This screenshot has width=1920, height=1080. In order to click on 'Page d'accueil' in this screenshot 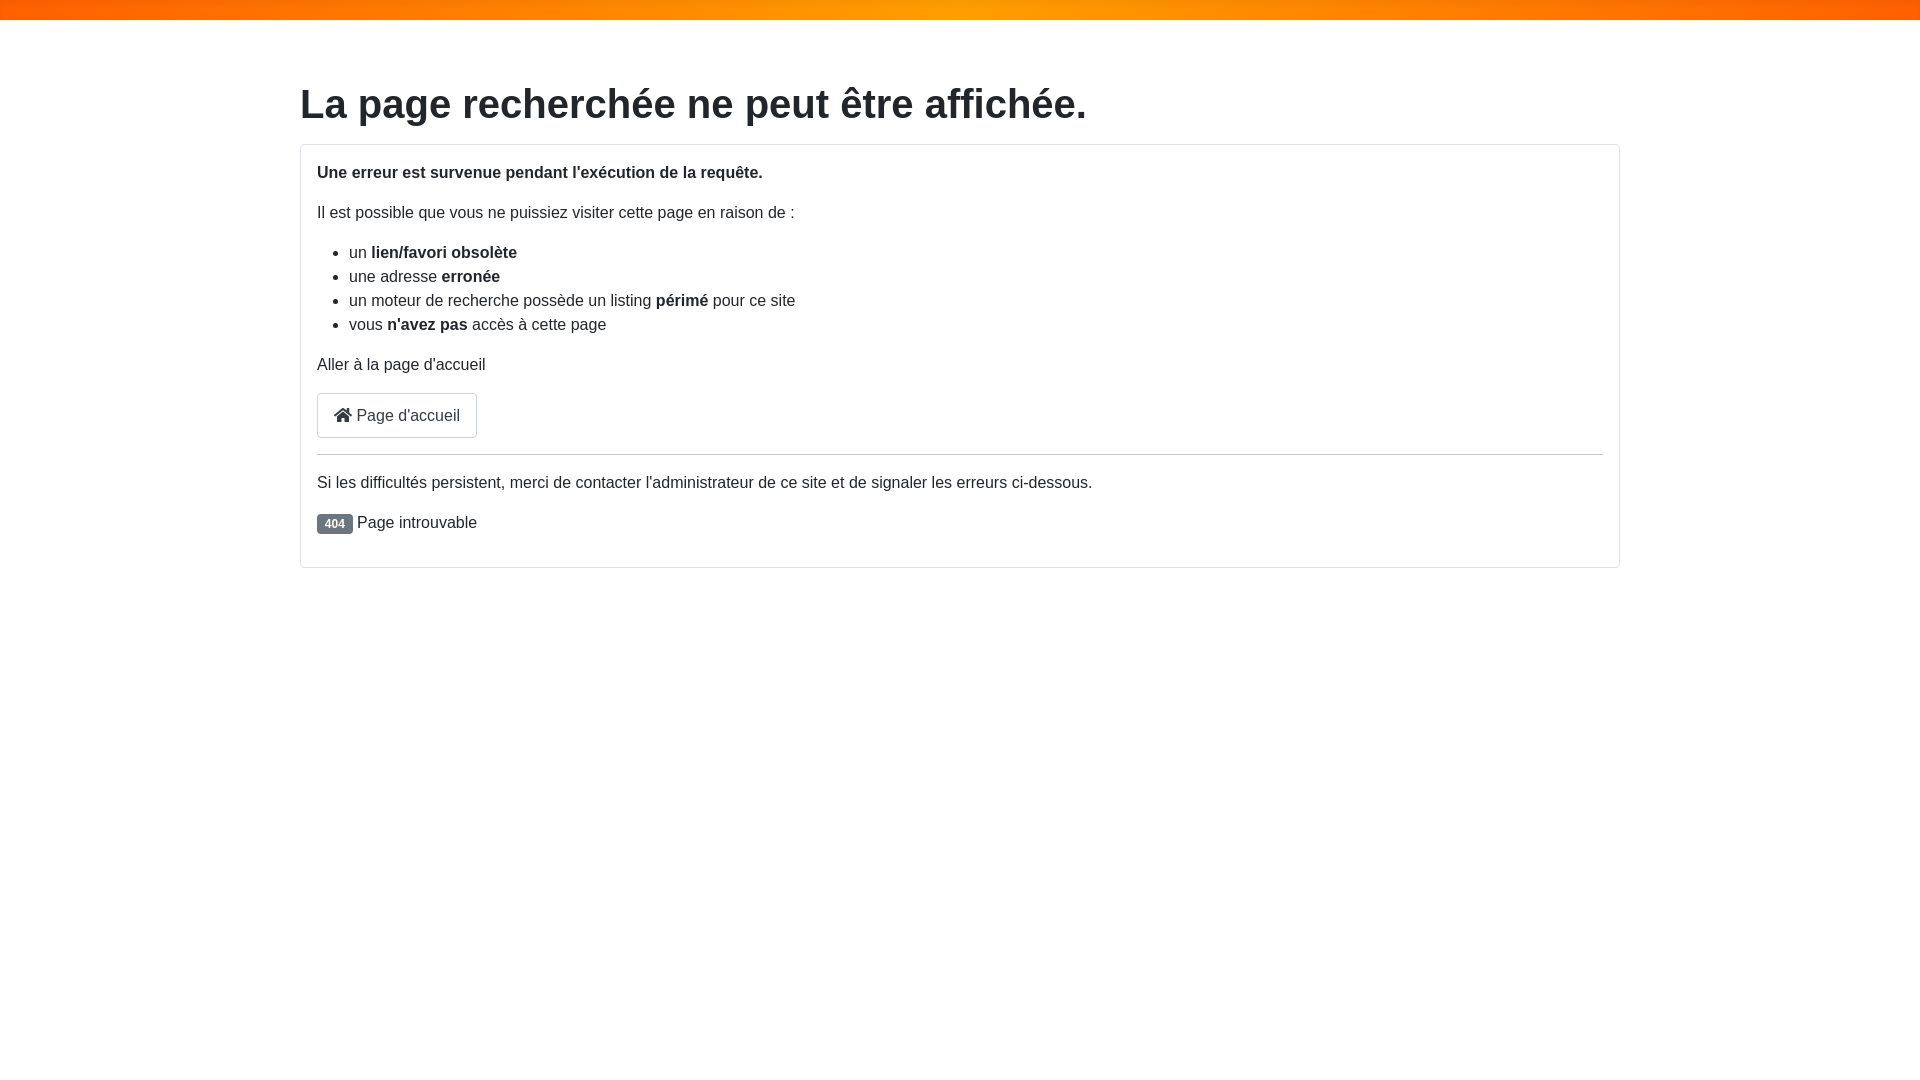, I will do `click(315, 414)`.